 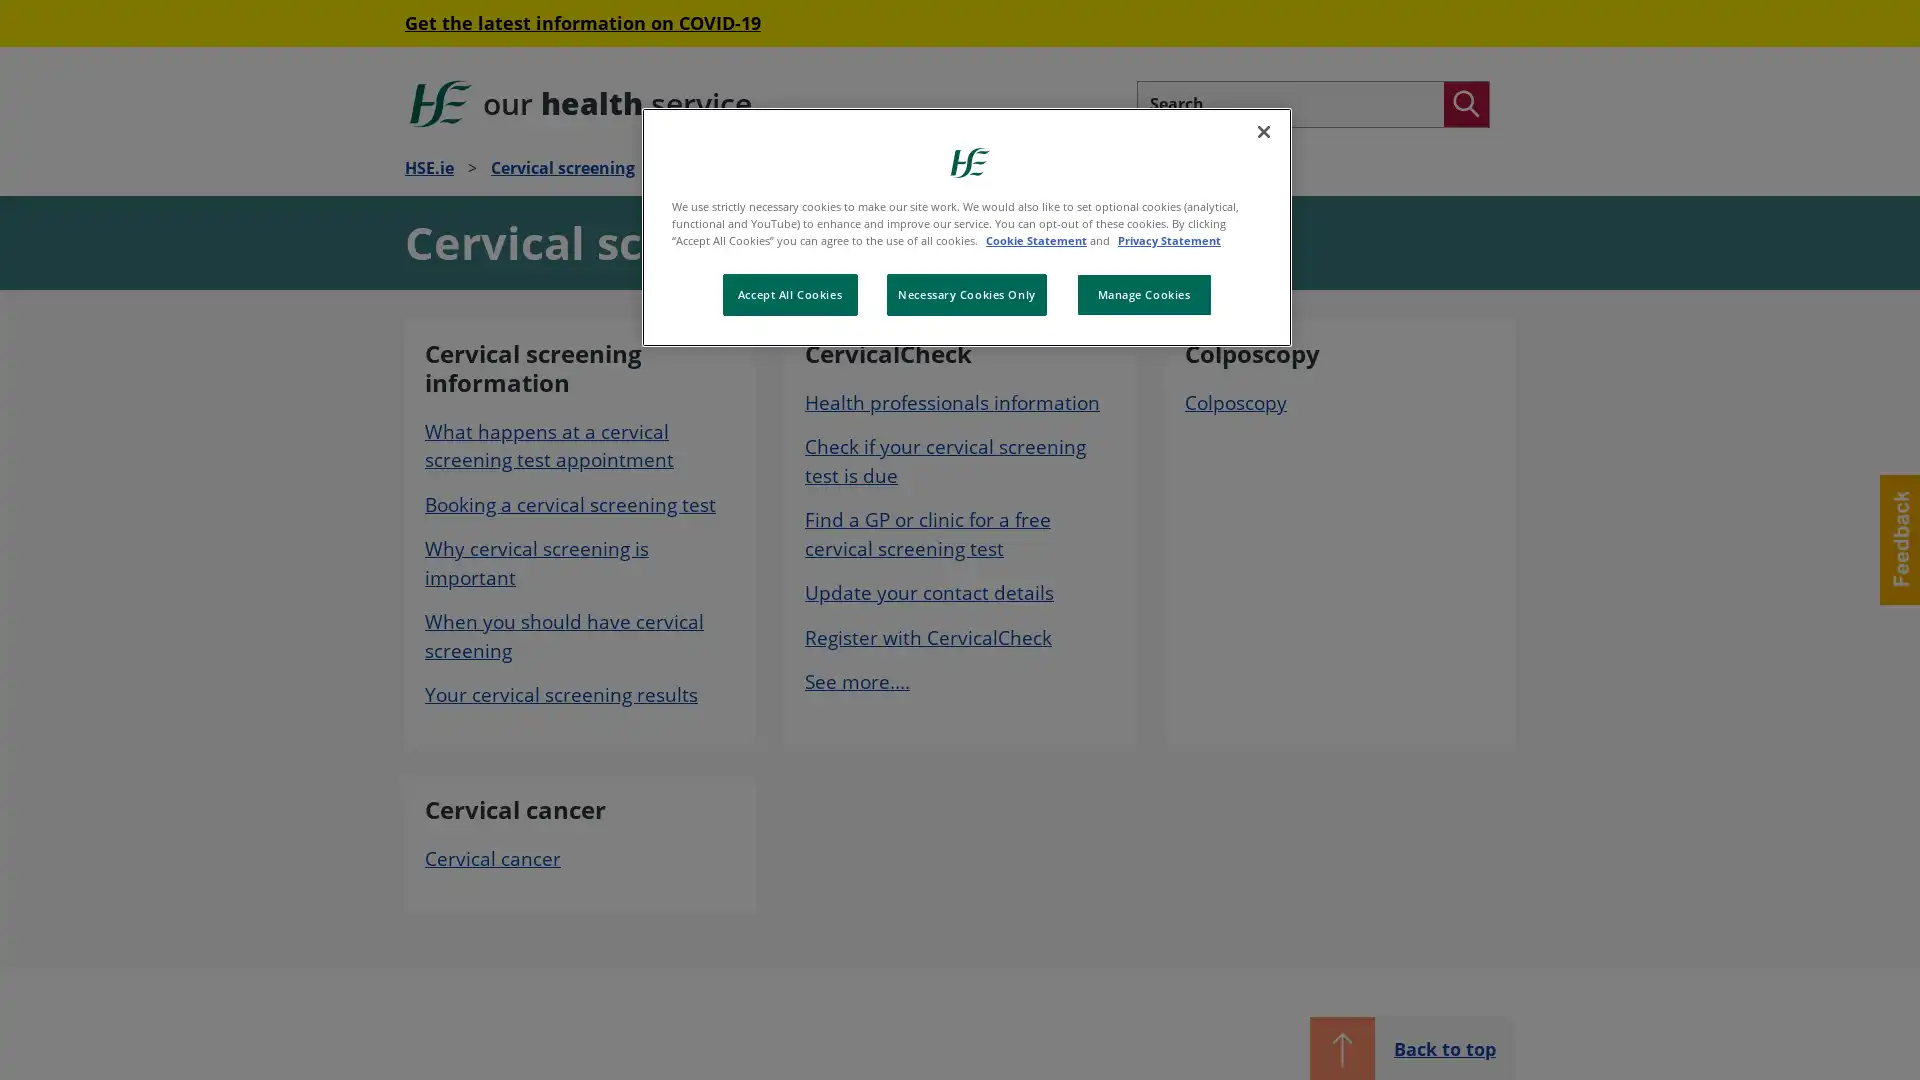 What do you see at coordinates (1262, 131) in the screenshot?
I see `Close` at bounding box center [1262, 131].